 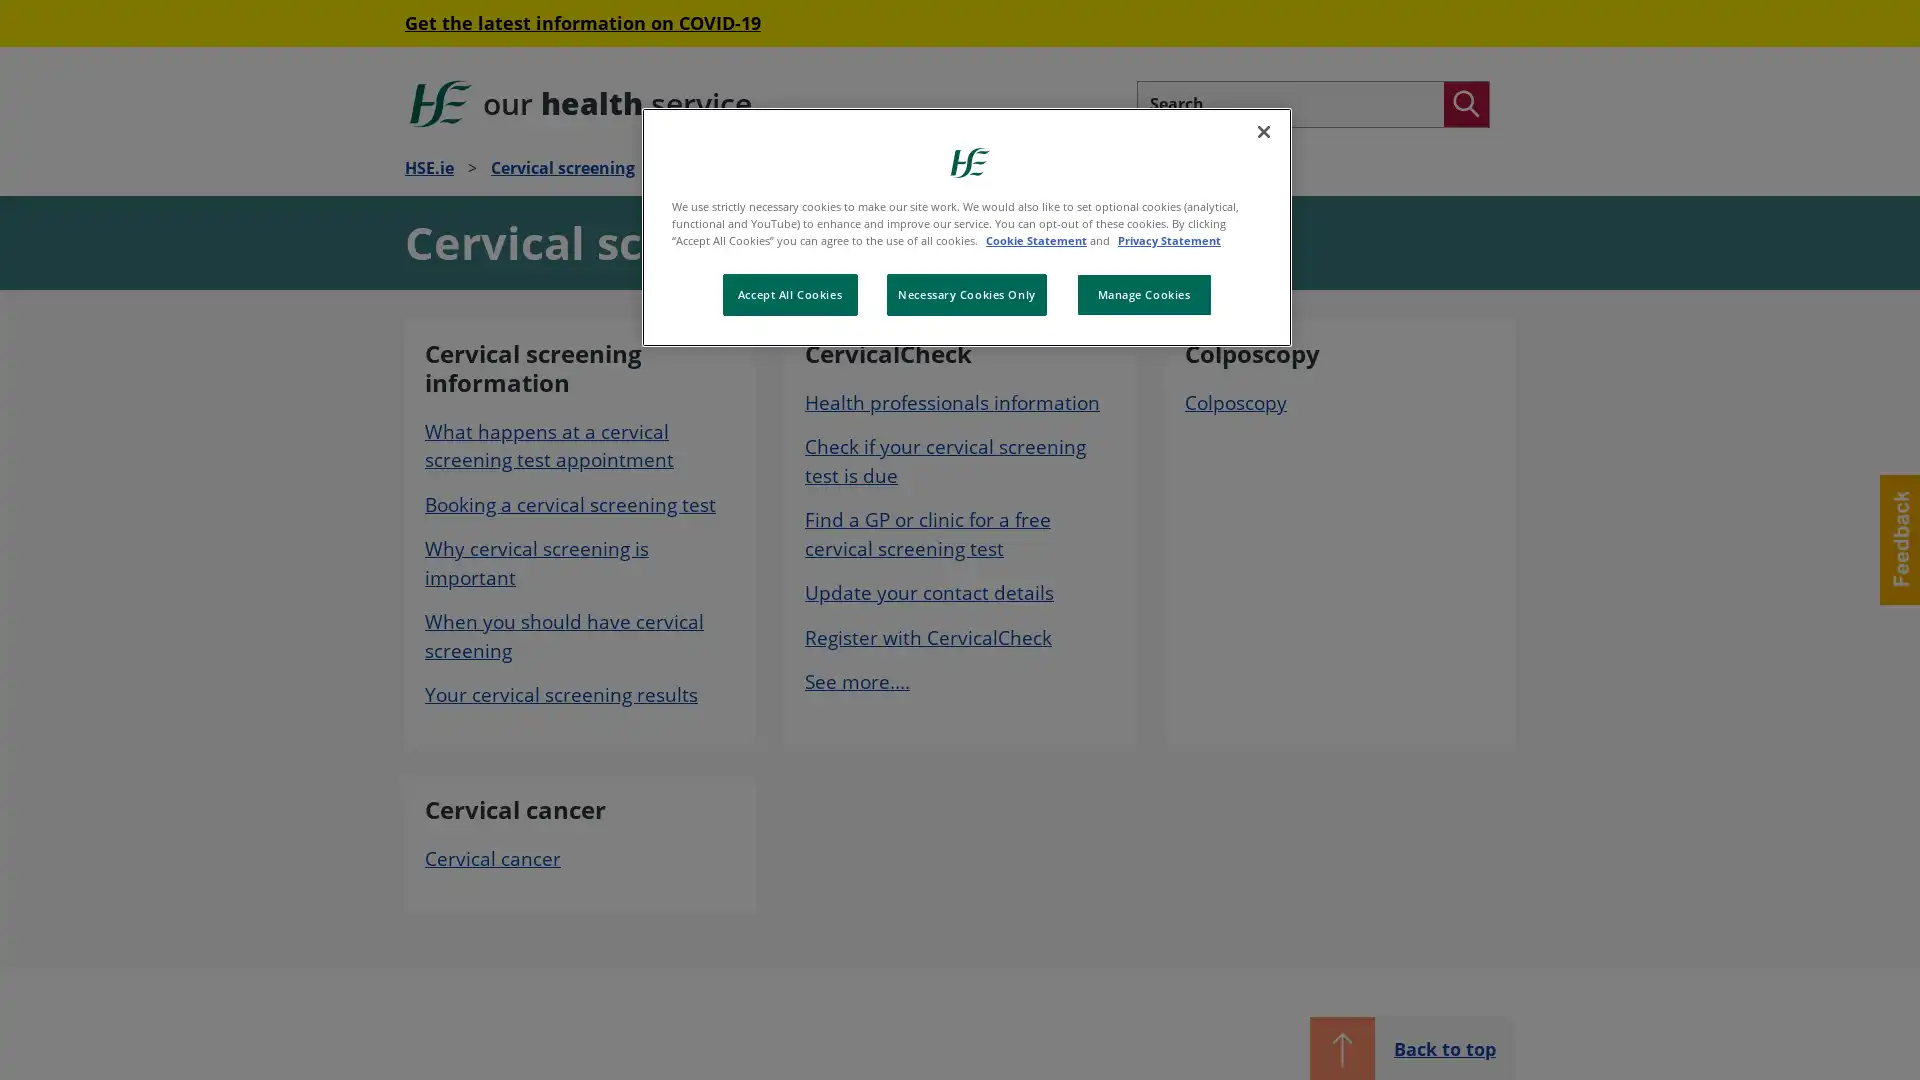 What do you see at coordinates (1262, 131) in the screenshot?
I see `Close` at bounding box center [1262, 131].